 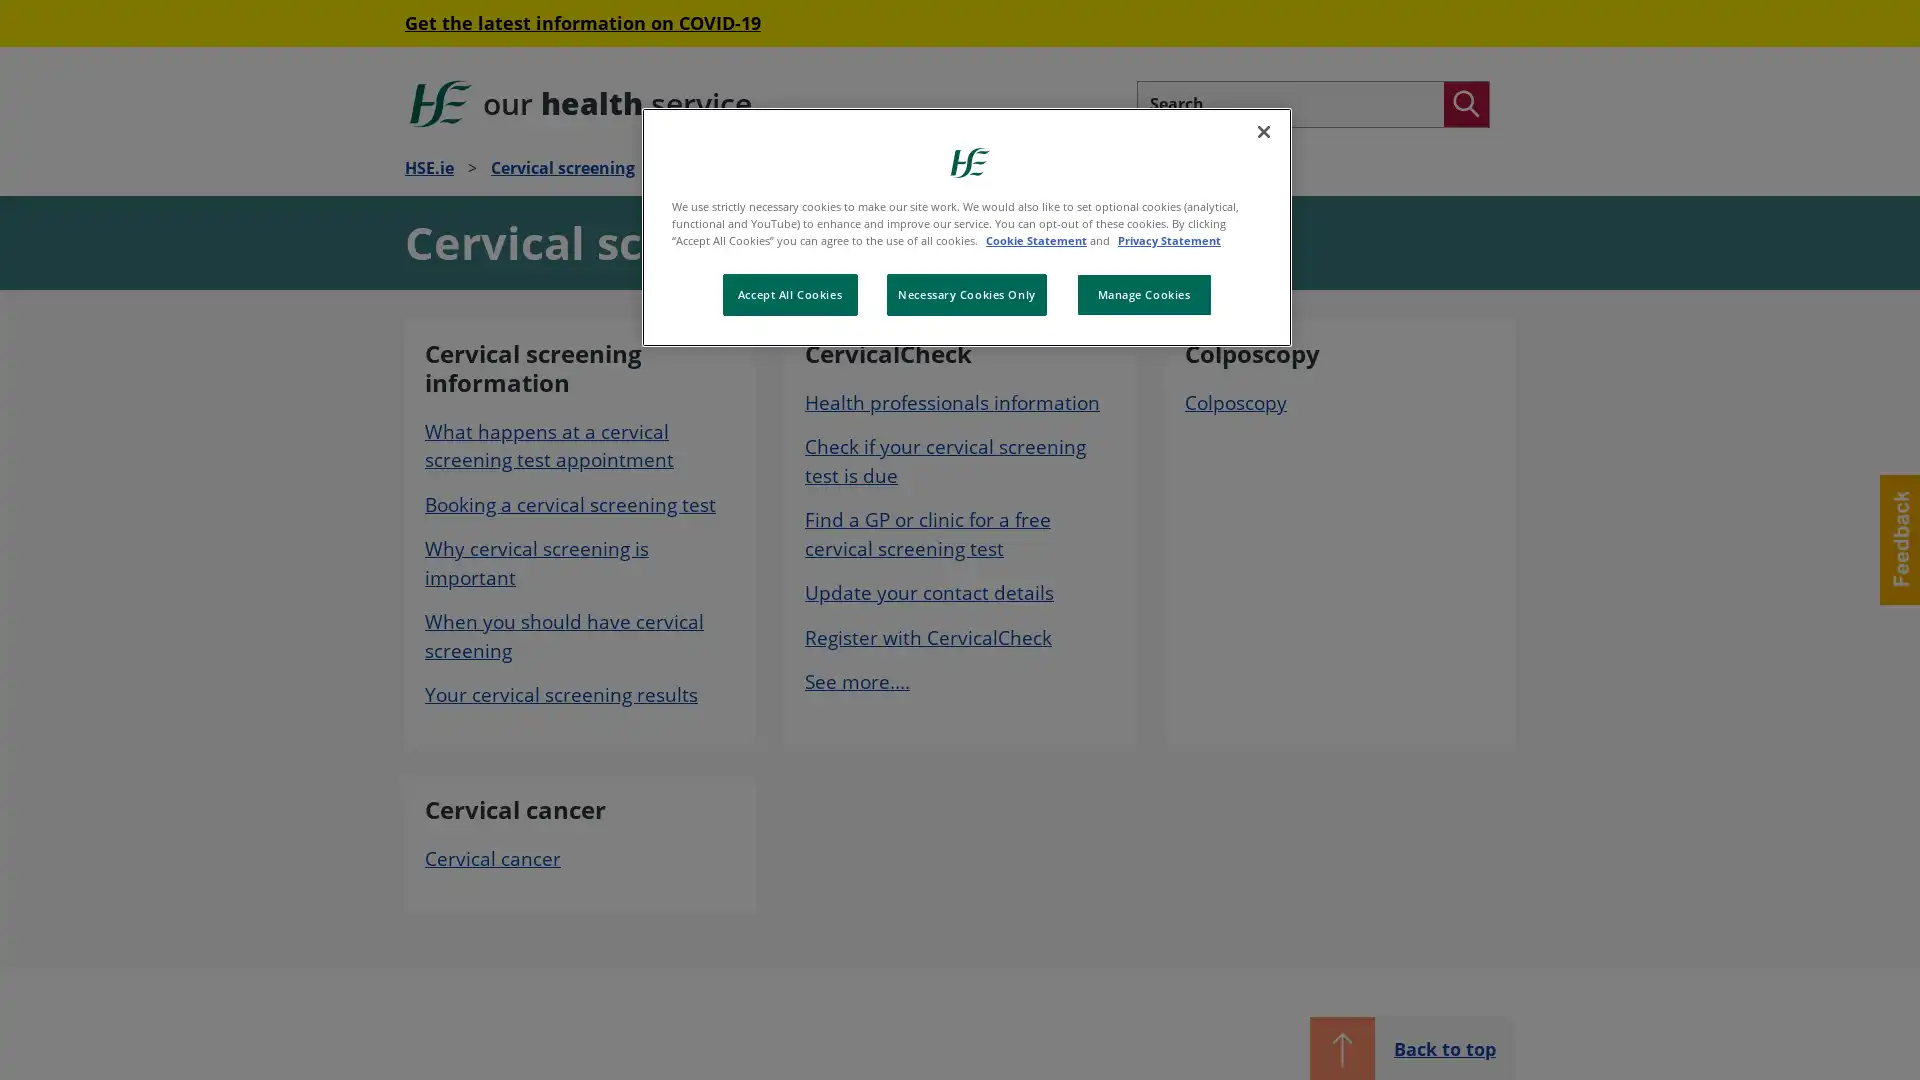 What do you see at coordinates (1262, 131) in the screenshot?
I see `Close` at bounding box center [1262, 131].